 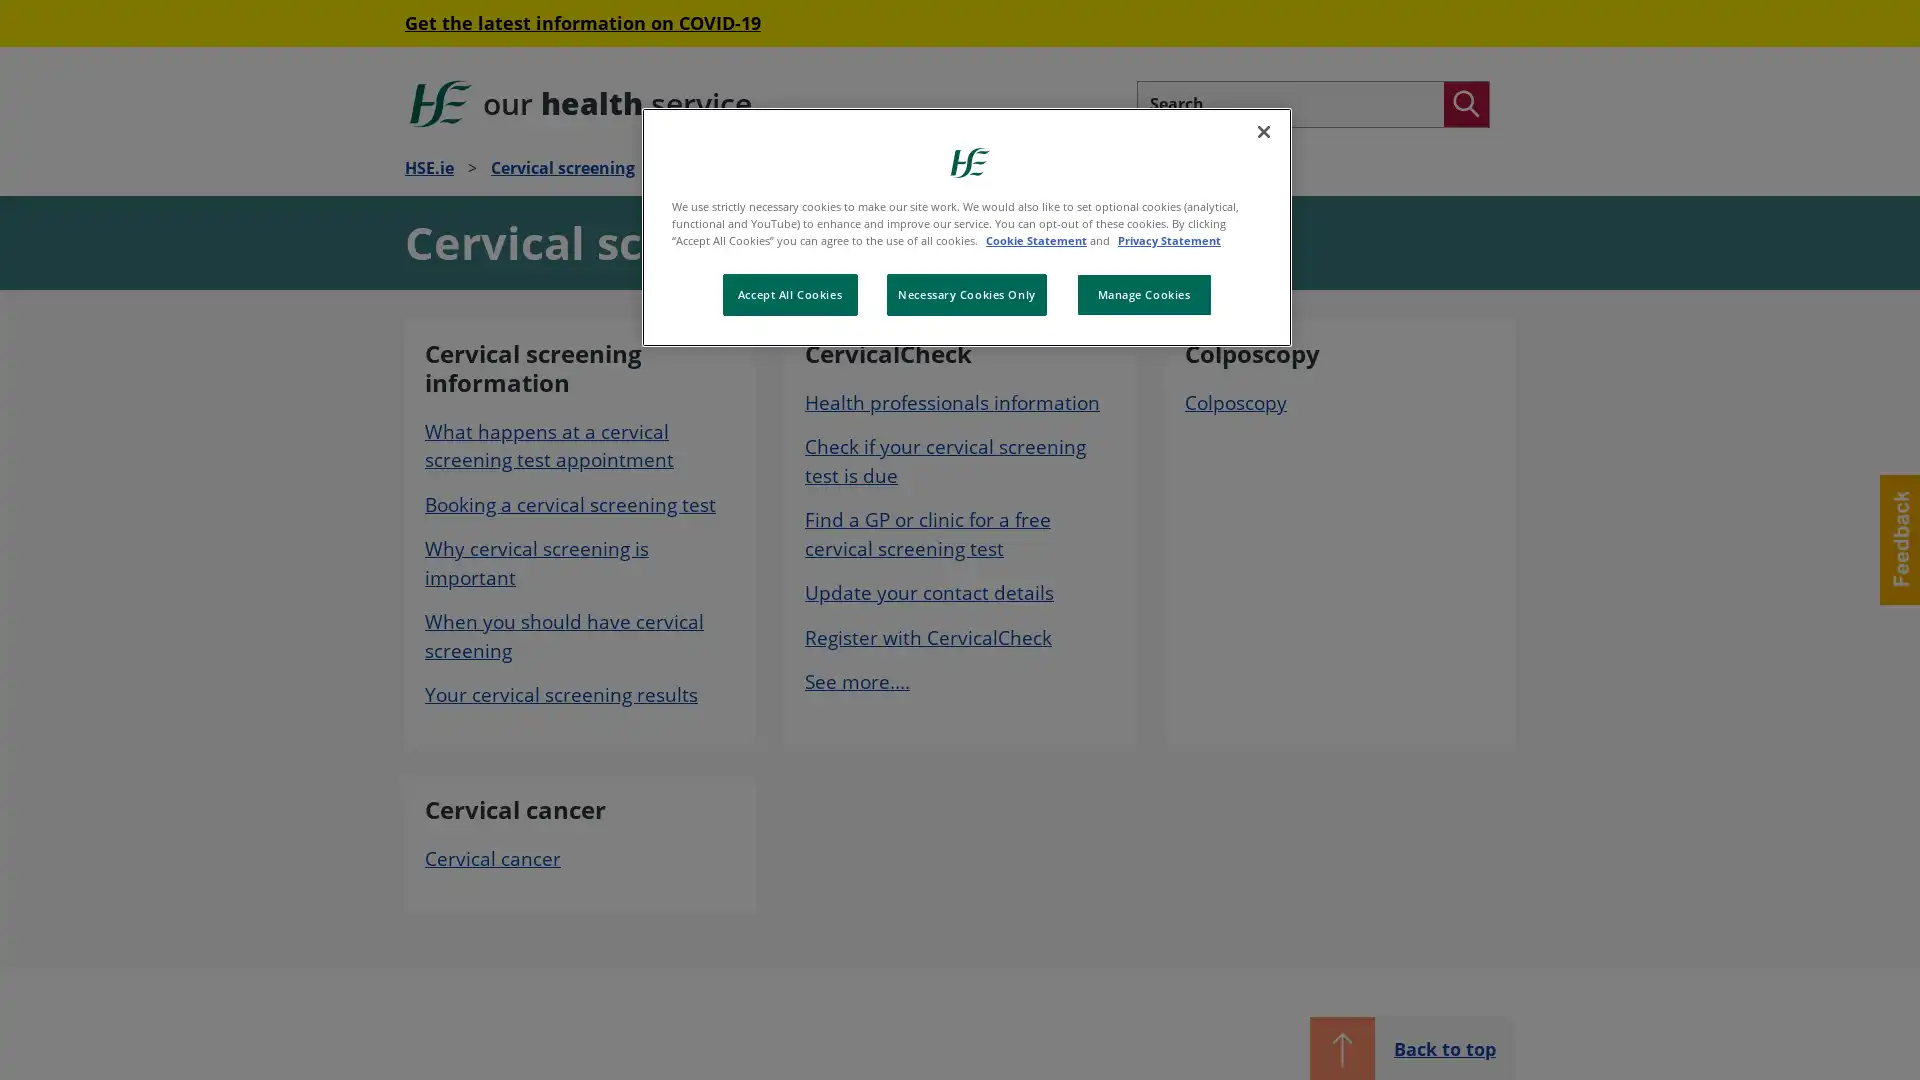 What do you see at coordinates (1262, 131) in the screenshot?
I see `Close` at bounding box center [1262, 131].